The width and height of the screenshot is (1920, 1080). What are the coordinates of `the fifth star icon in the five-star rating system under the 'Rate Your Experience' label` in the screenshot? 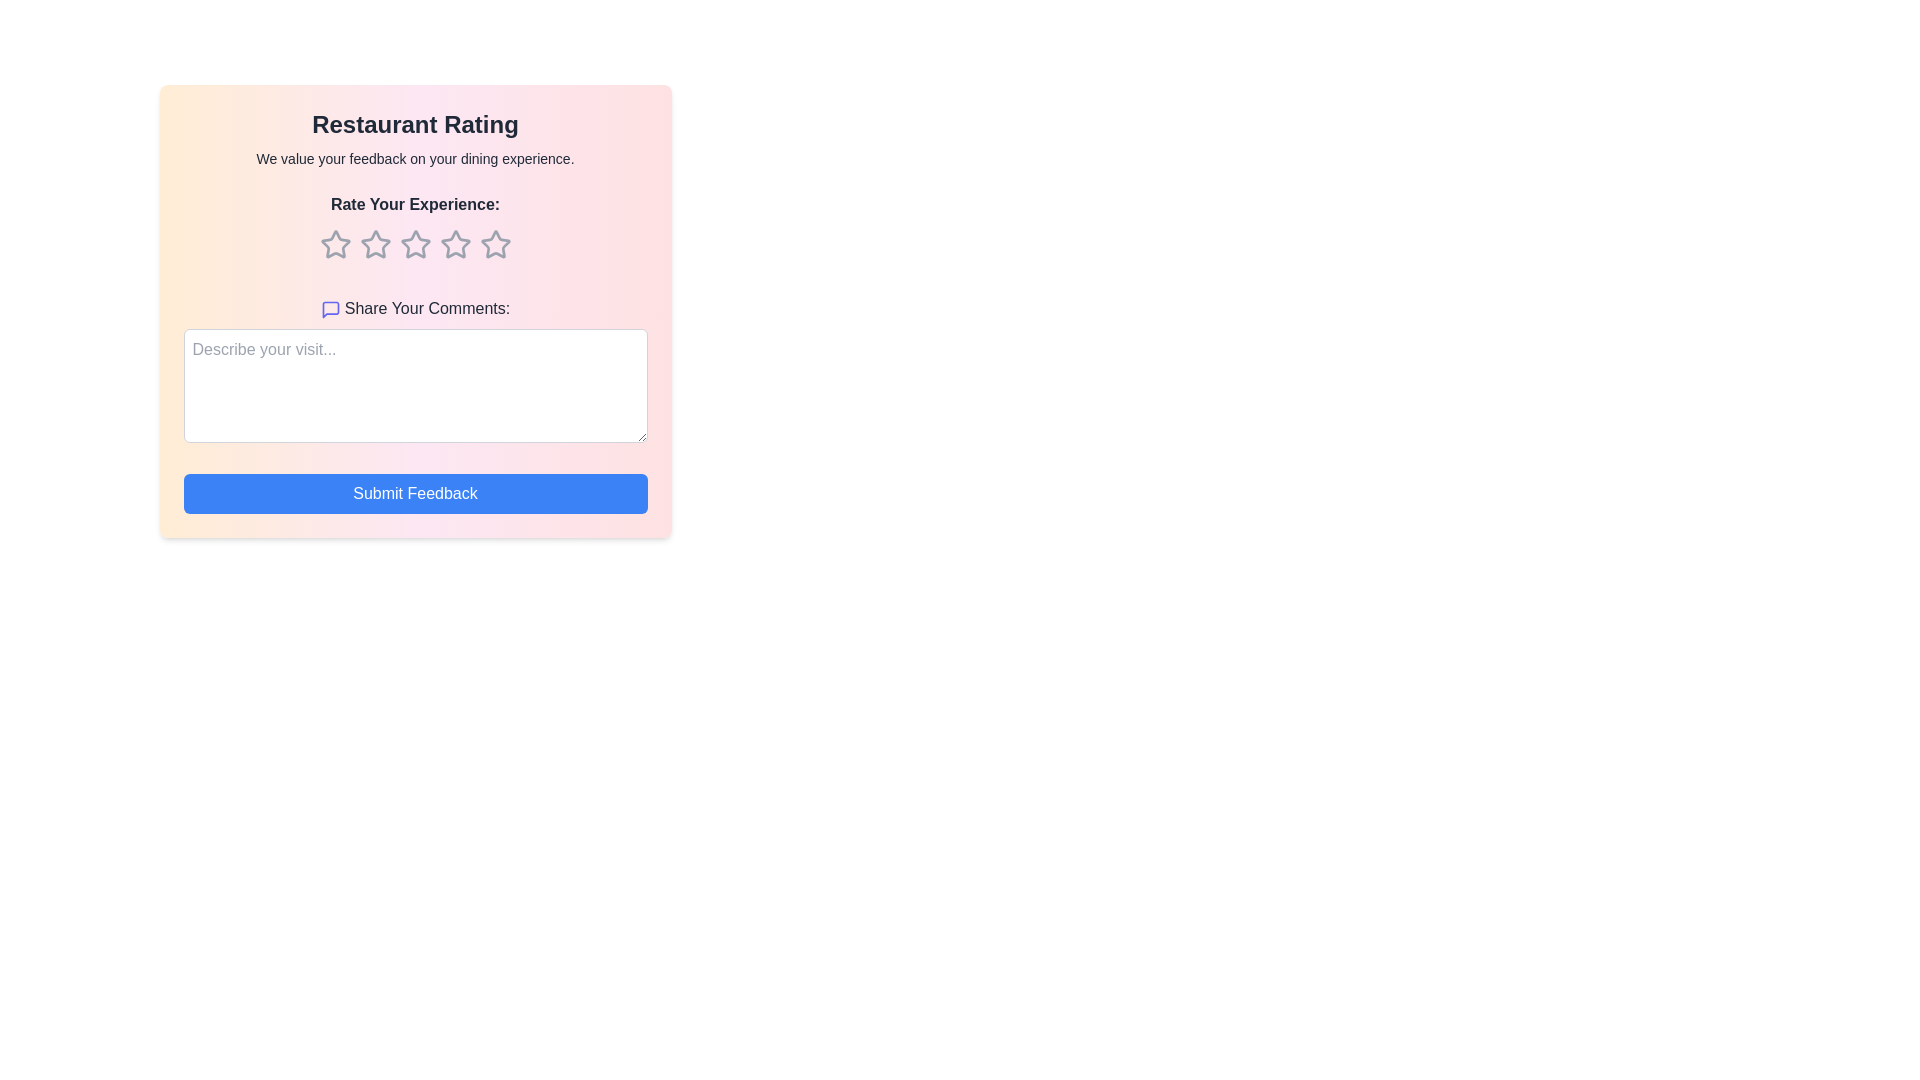 It's located at (495, 243).